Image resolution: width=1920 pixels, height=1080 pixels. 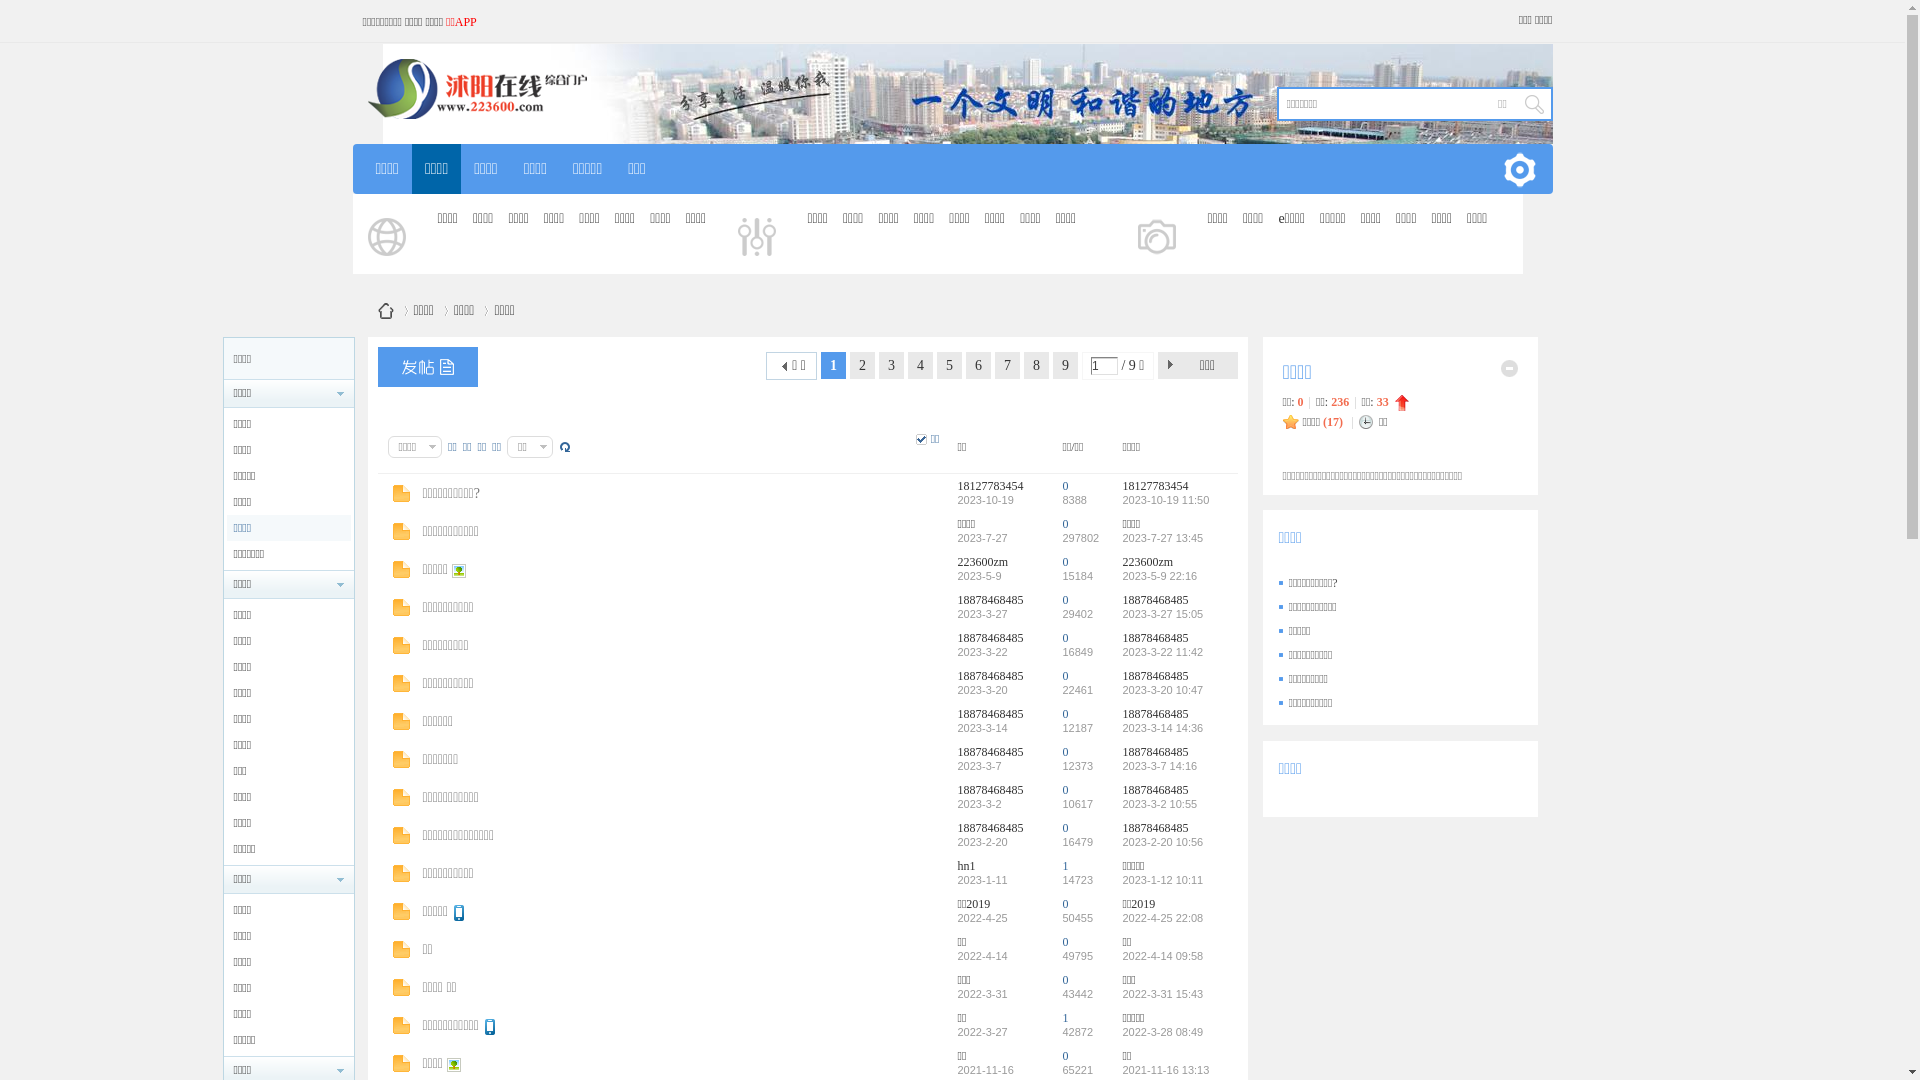 What do you see at coordinates (1064, 365) in the screenshot?
I see `'9'` at bounding box center [1064, 365].